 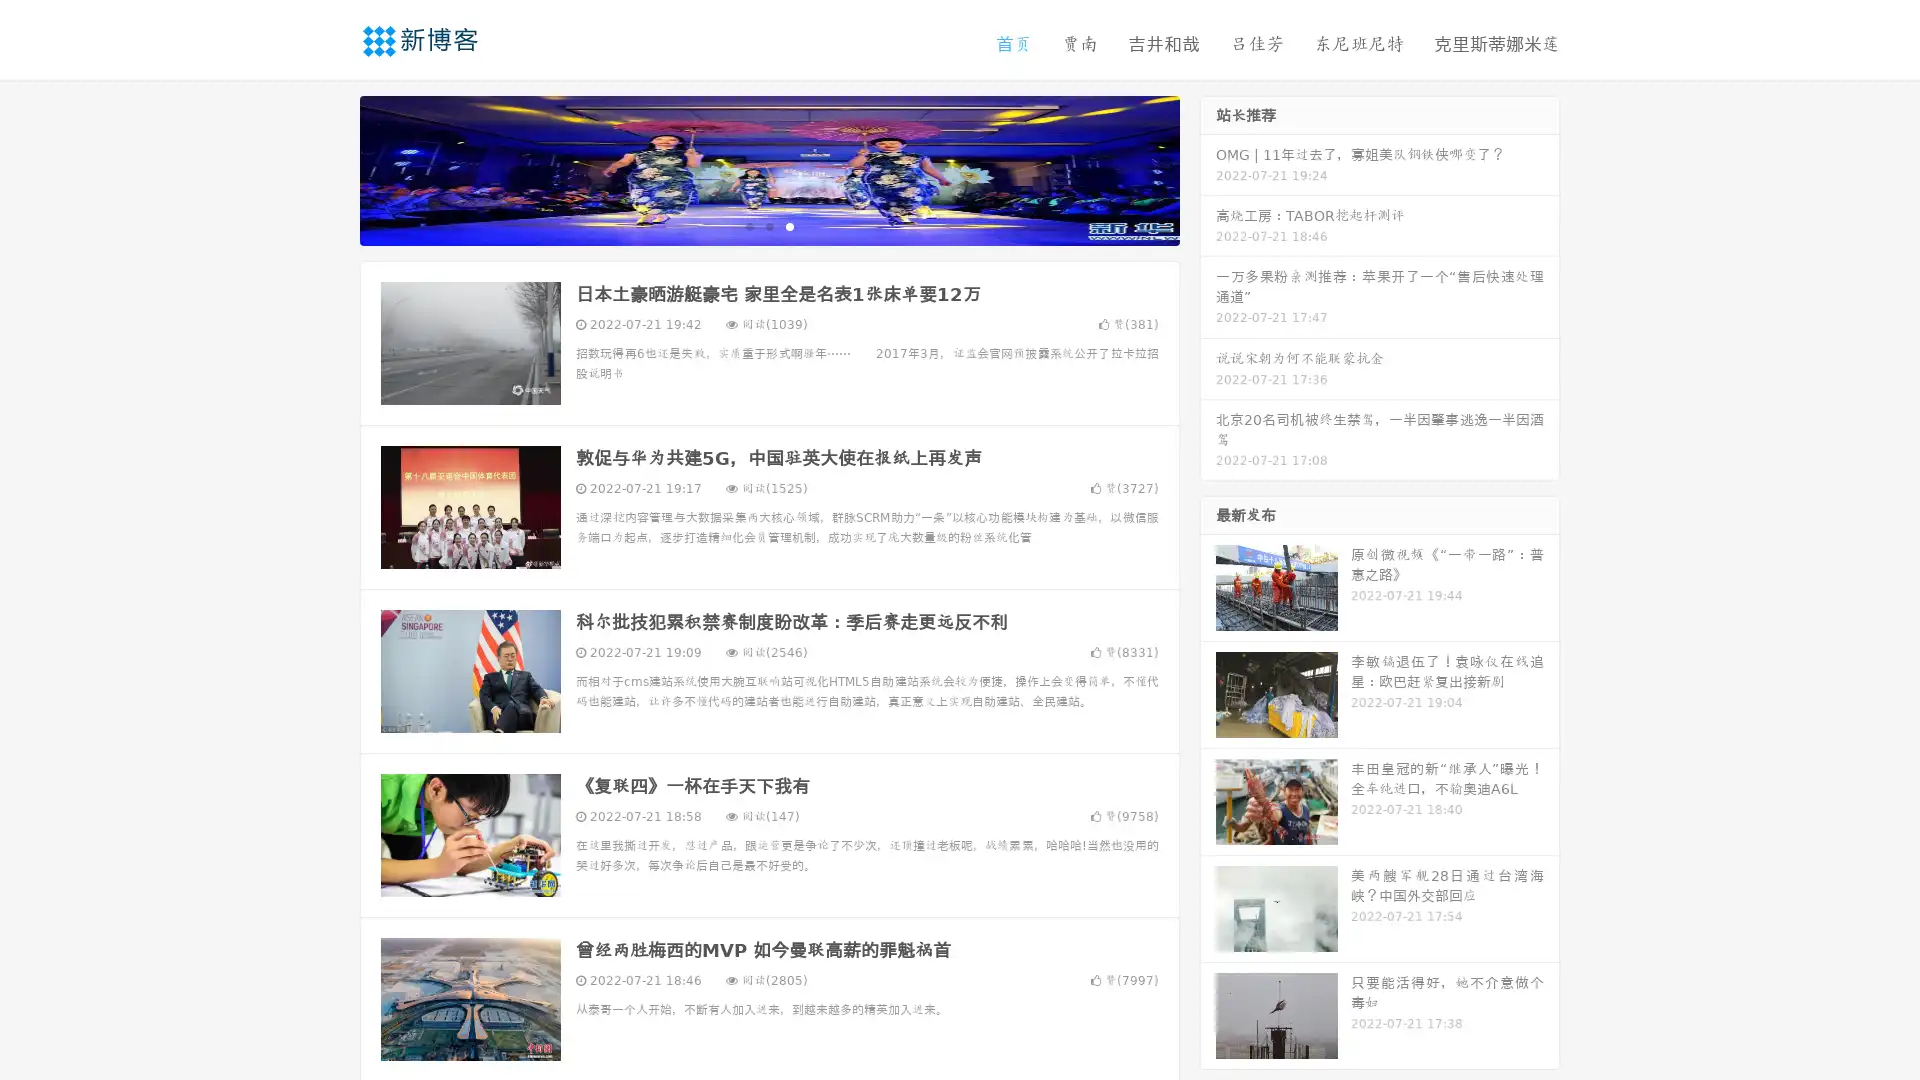 What do you see at coordinates (789, 225) in the screenshot?
I see `Go to slide 3` at bounding box center [789, 225].